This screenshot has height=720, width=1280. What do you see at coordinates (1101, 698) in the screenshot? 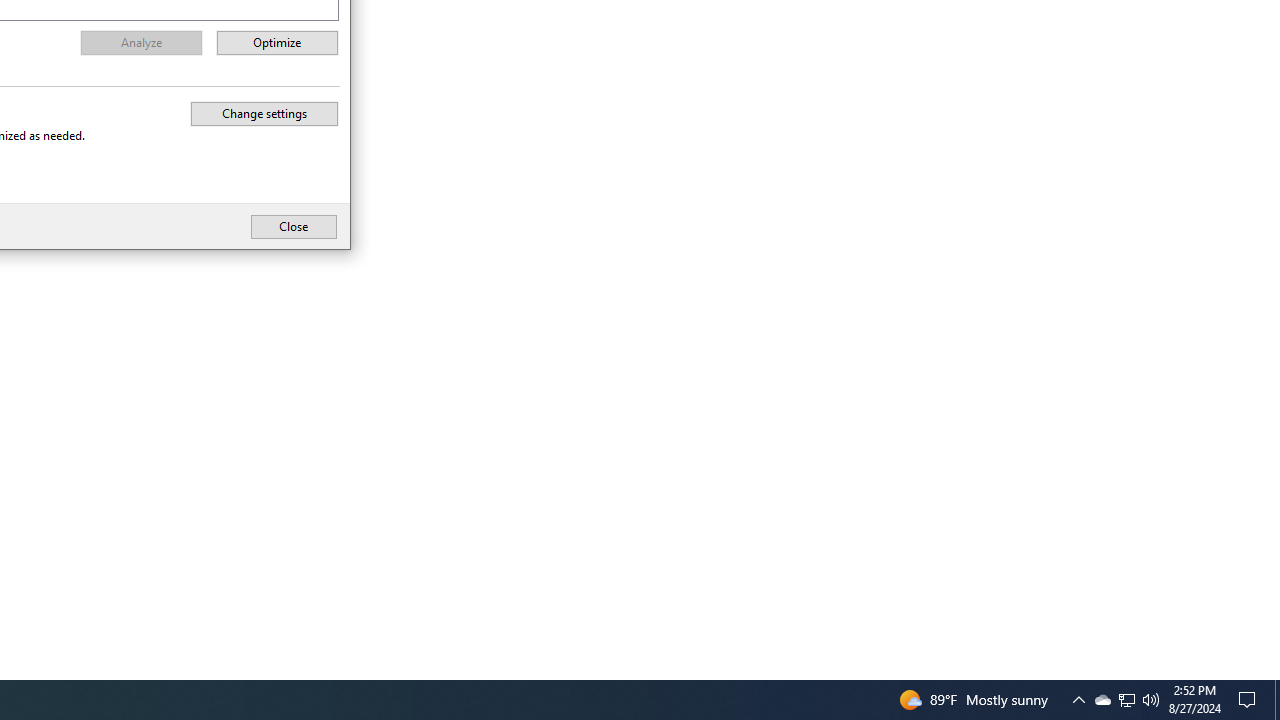
I see `'Notification Chevron'` at bounding box center [1101, 698].